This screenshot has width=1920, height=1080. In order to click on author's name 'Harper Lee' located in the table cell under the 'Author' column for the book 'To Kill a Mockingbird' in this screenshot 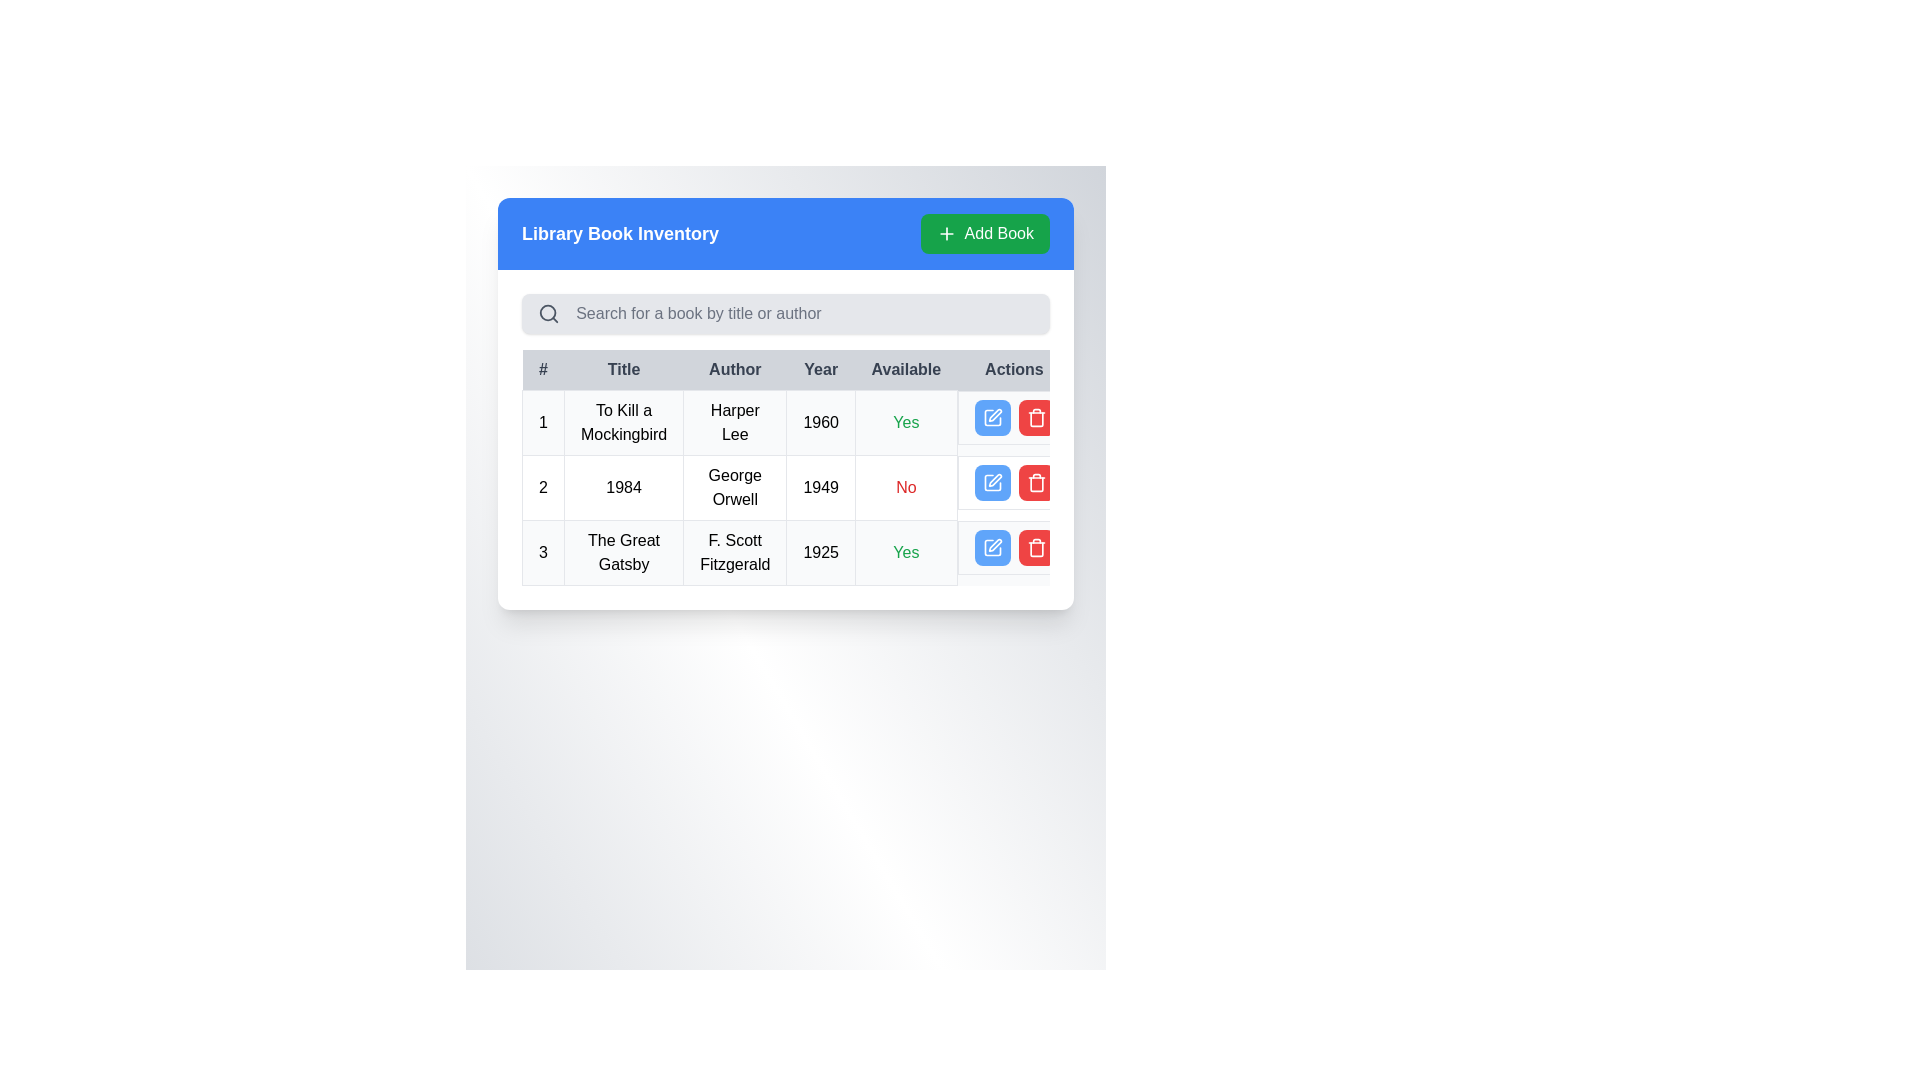, I will do `click(734, 422)`.